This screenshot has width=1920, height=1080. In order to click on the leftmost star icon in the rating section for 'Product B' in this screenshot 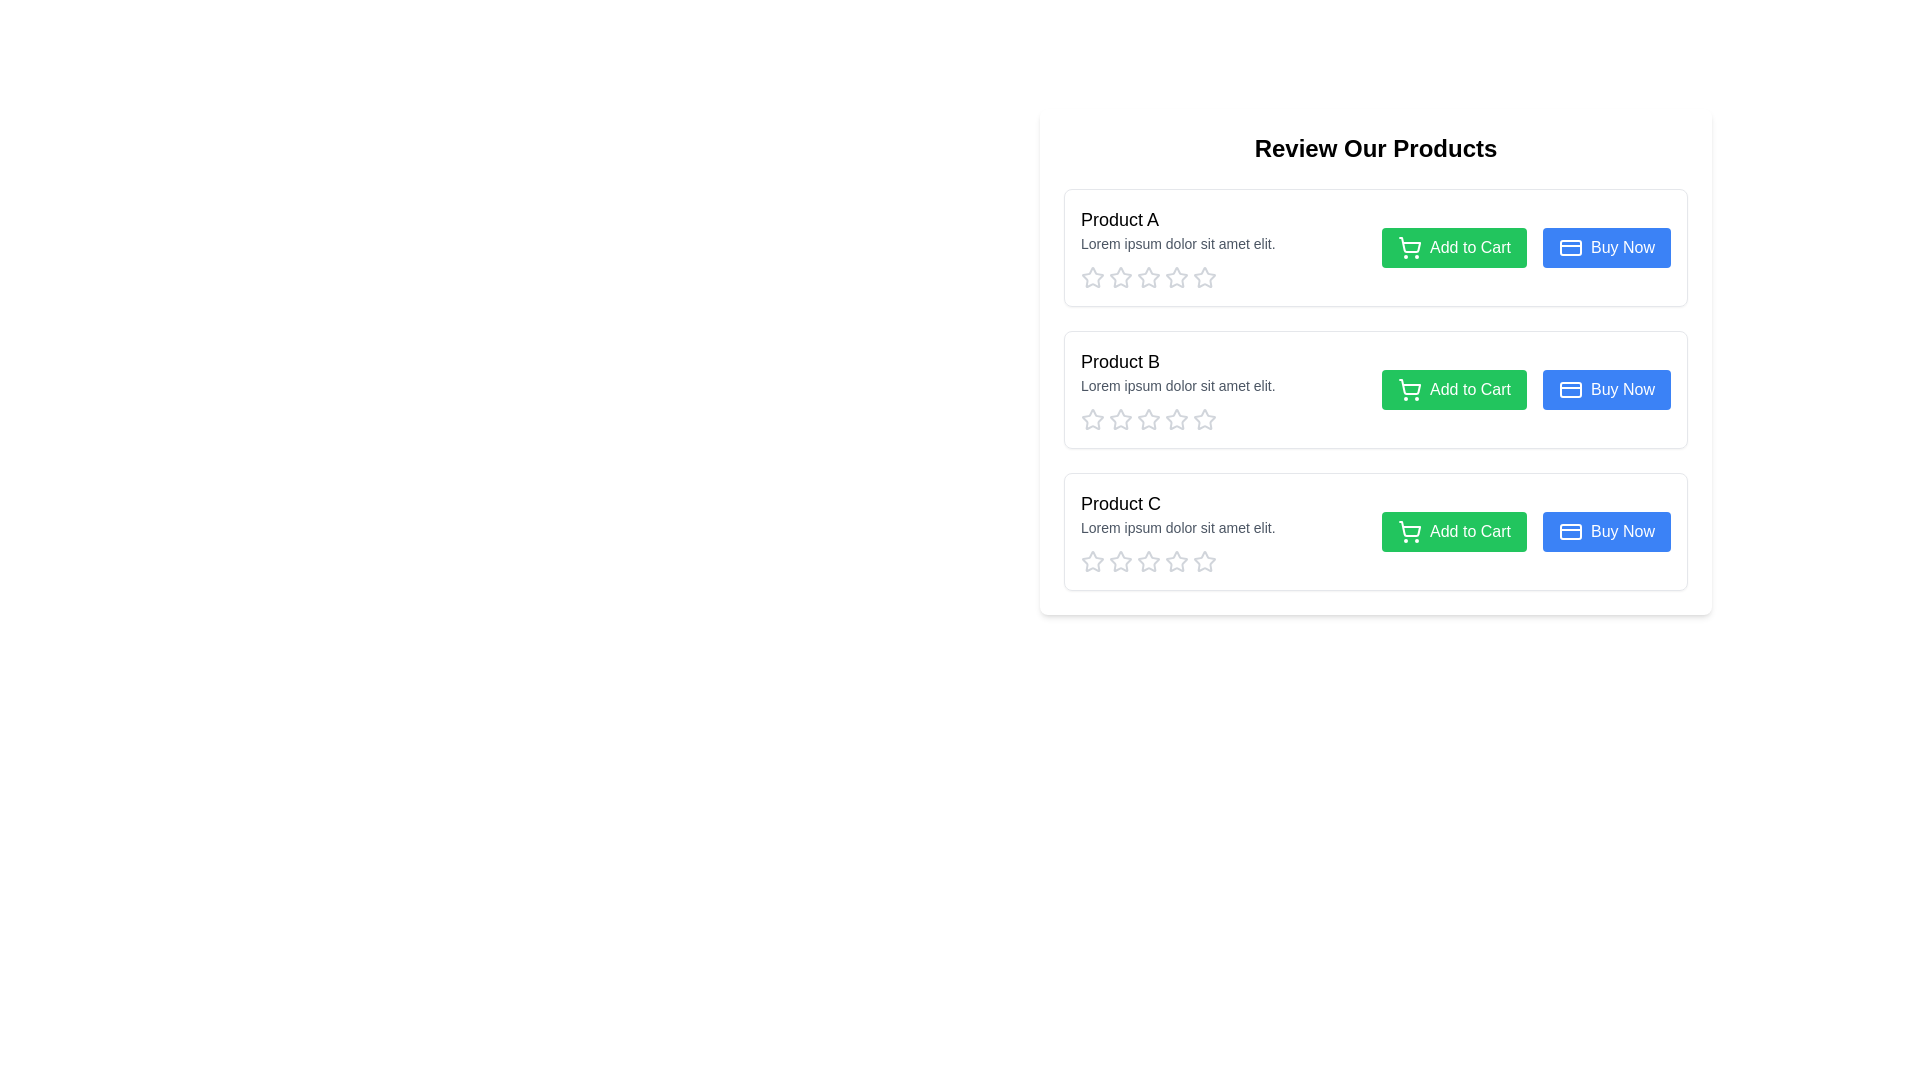, I will do `click(1090, 418)`.